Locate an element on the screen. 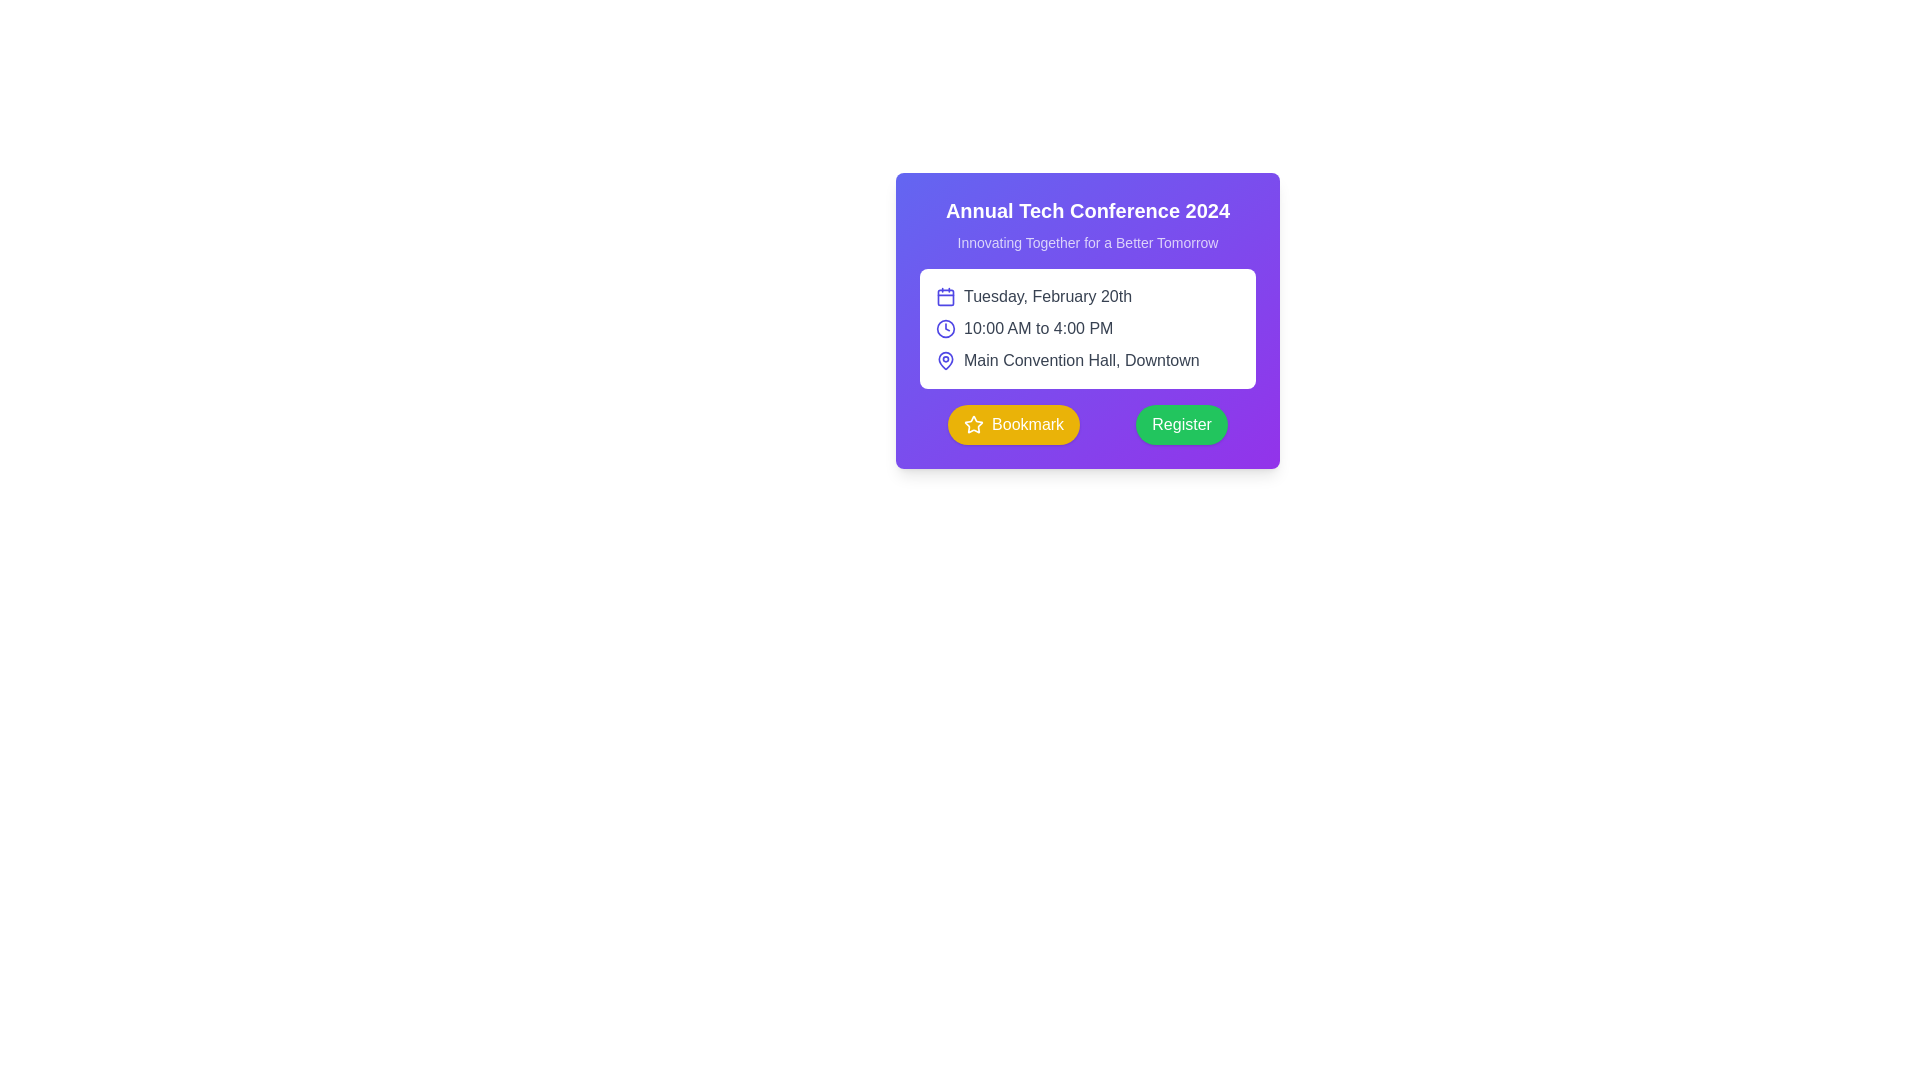  the small map pin icon styled with an indigo stroke located to the left of the text 'Main Convention Hall, Downtown' in the event information card is located at coordinates (944, 361).